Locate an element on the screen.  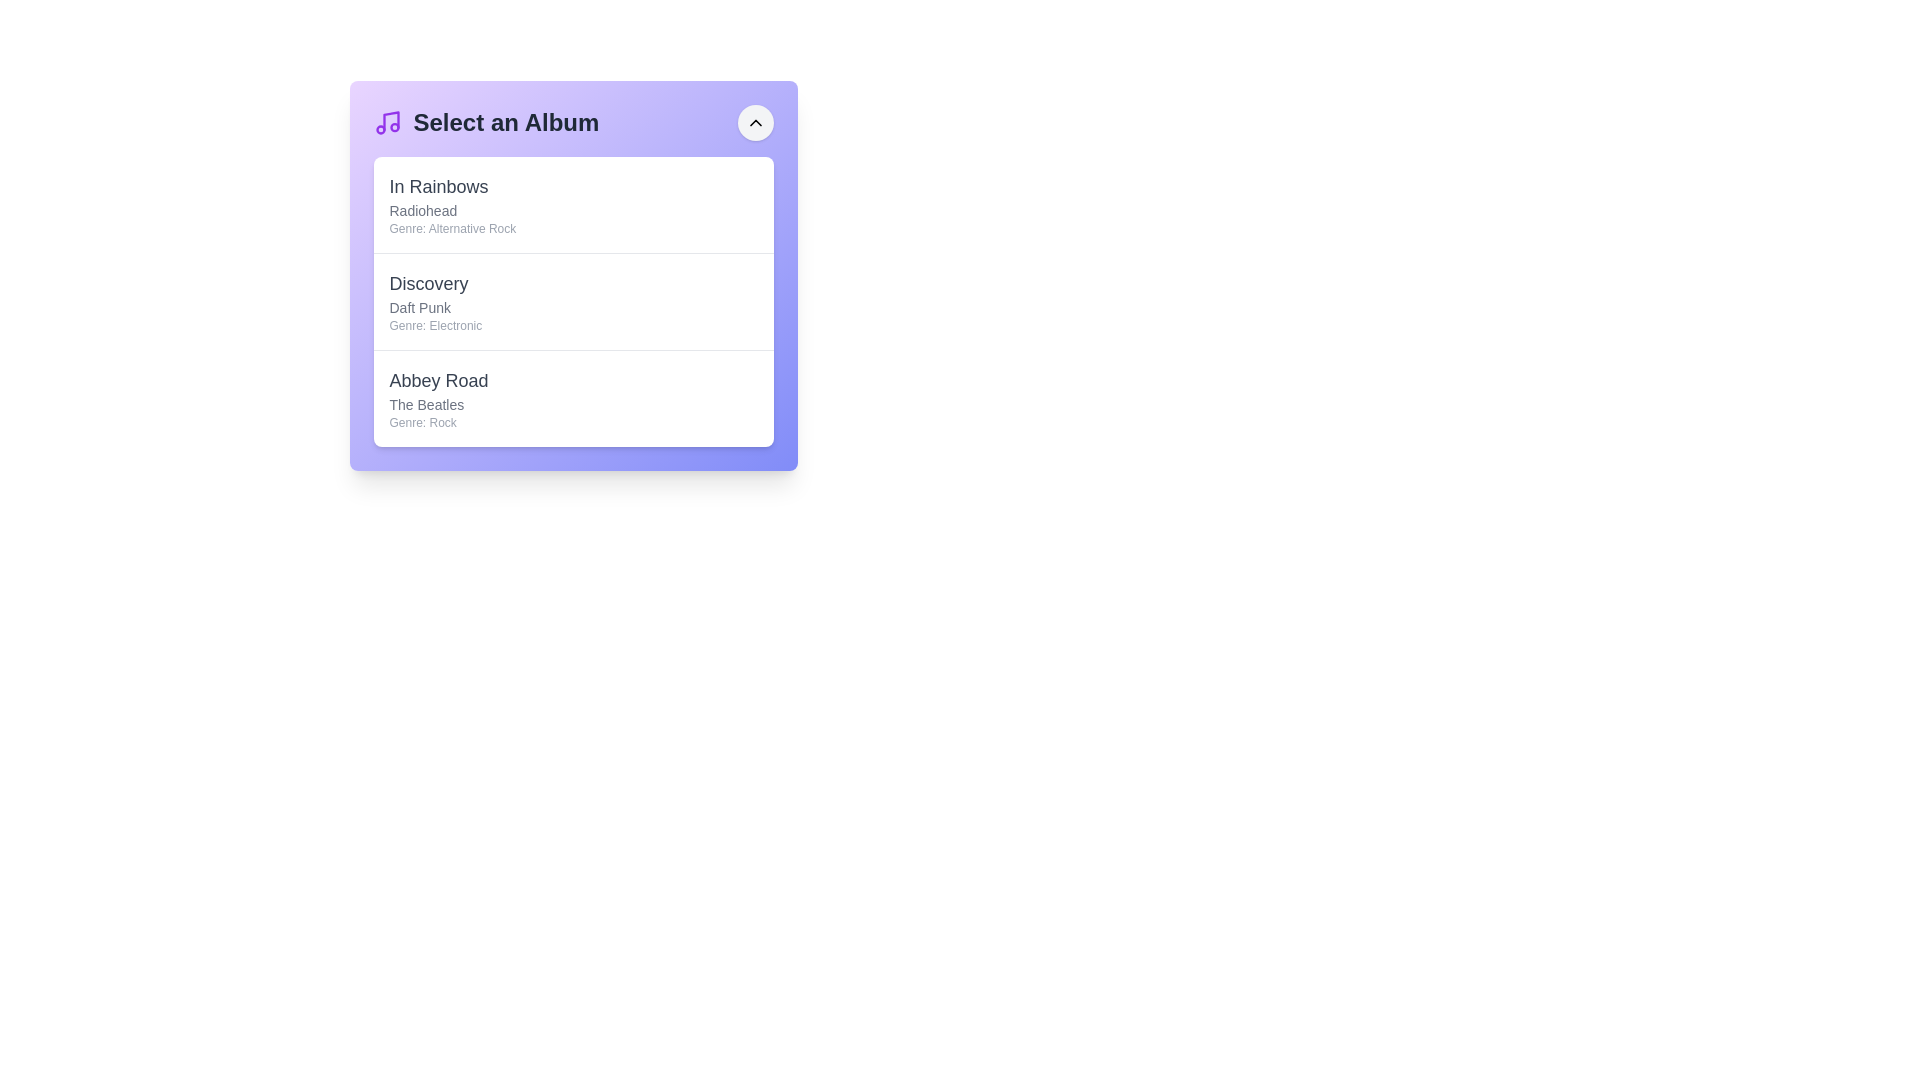
the Label displaying details about the album 'Discovery', which is located below 'In Rainbows' and above 'Abbey Road' is located at coordinates (434, 301).